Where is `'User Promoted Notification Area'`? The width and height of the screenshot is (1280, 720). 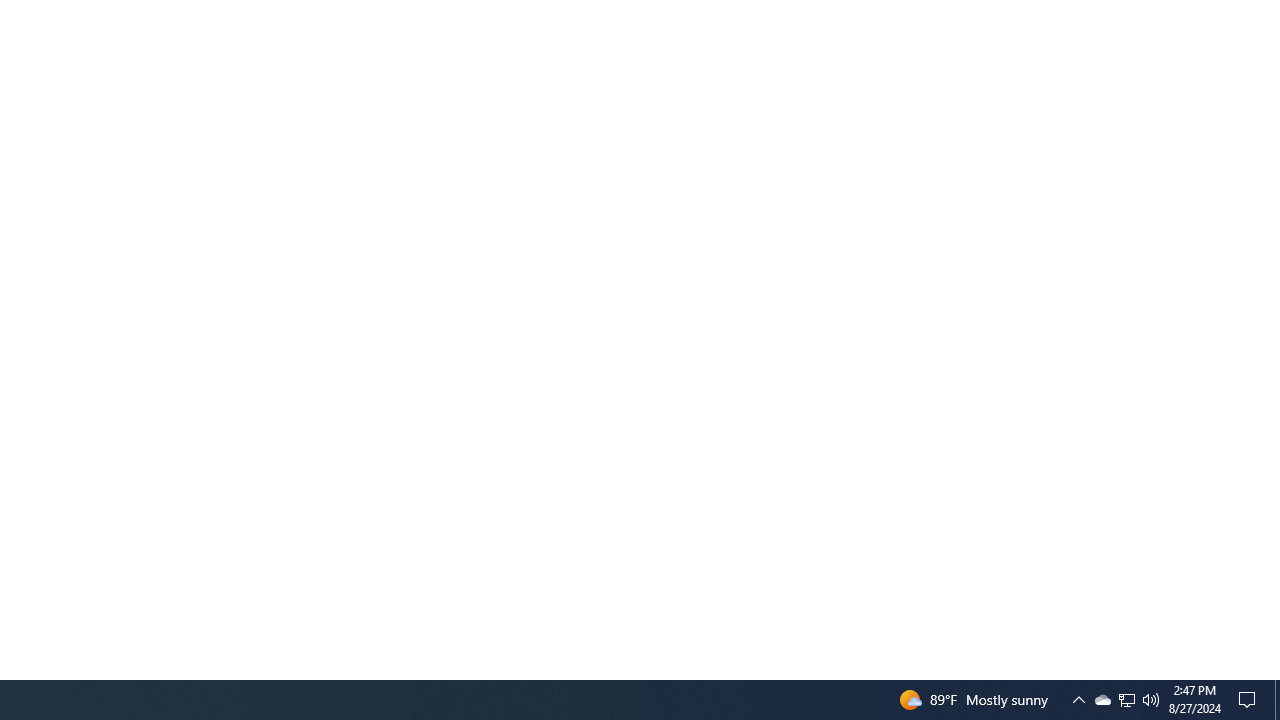 'User Promoted Notification Area' is located at coordinates (1127, 698).